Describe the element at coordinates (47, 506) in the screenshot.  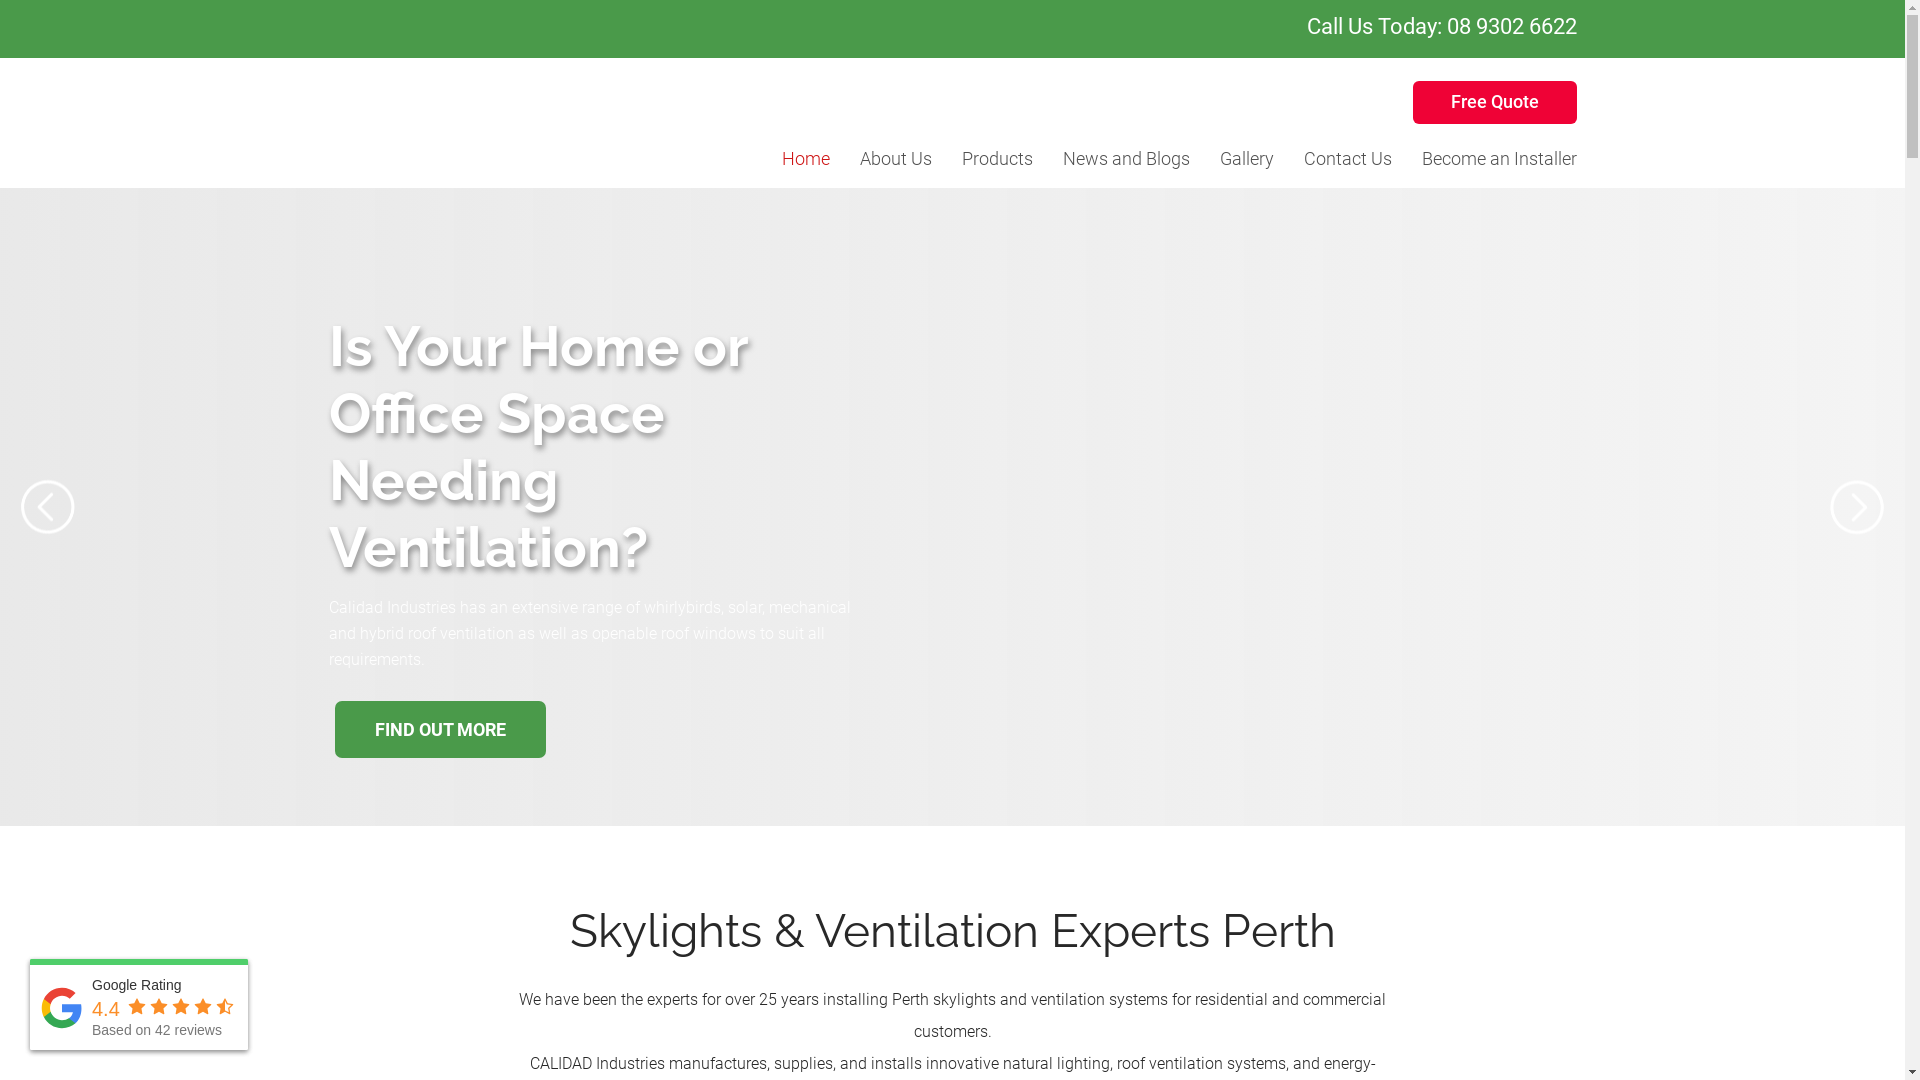
I see `'Previous'` at that location.